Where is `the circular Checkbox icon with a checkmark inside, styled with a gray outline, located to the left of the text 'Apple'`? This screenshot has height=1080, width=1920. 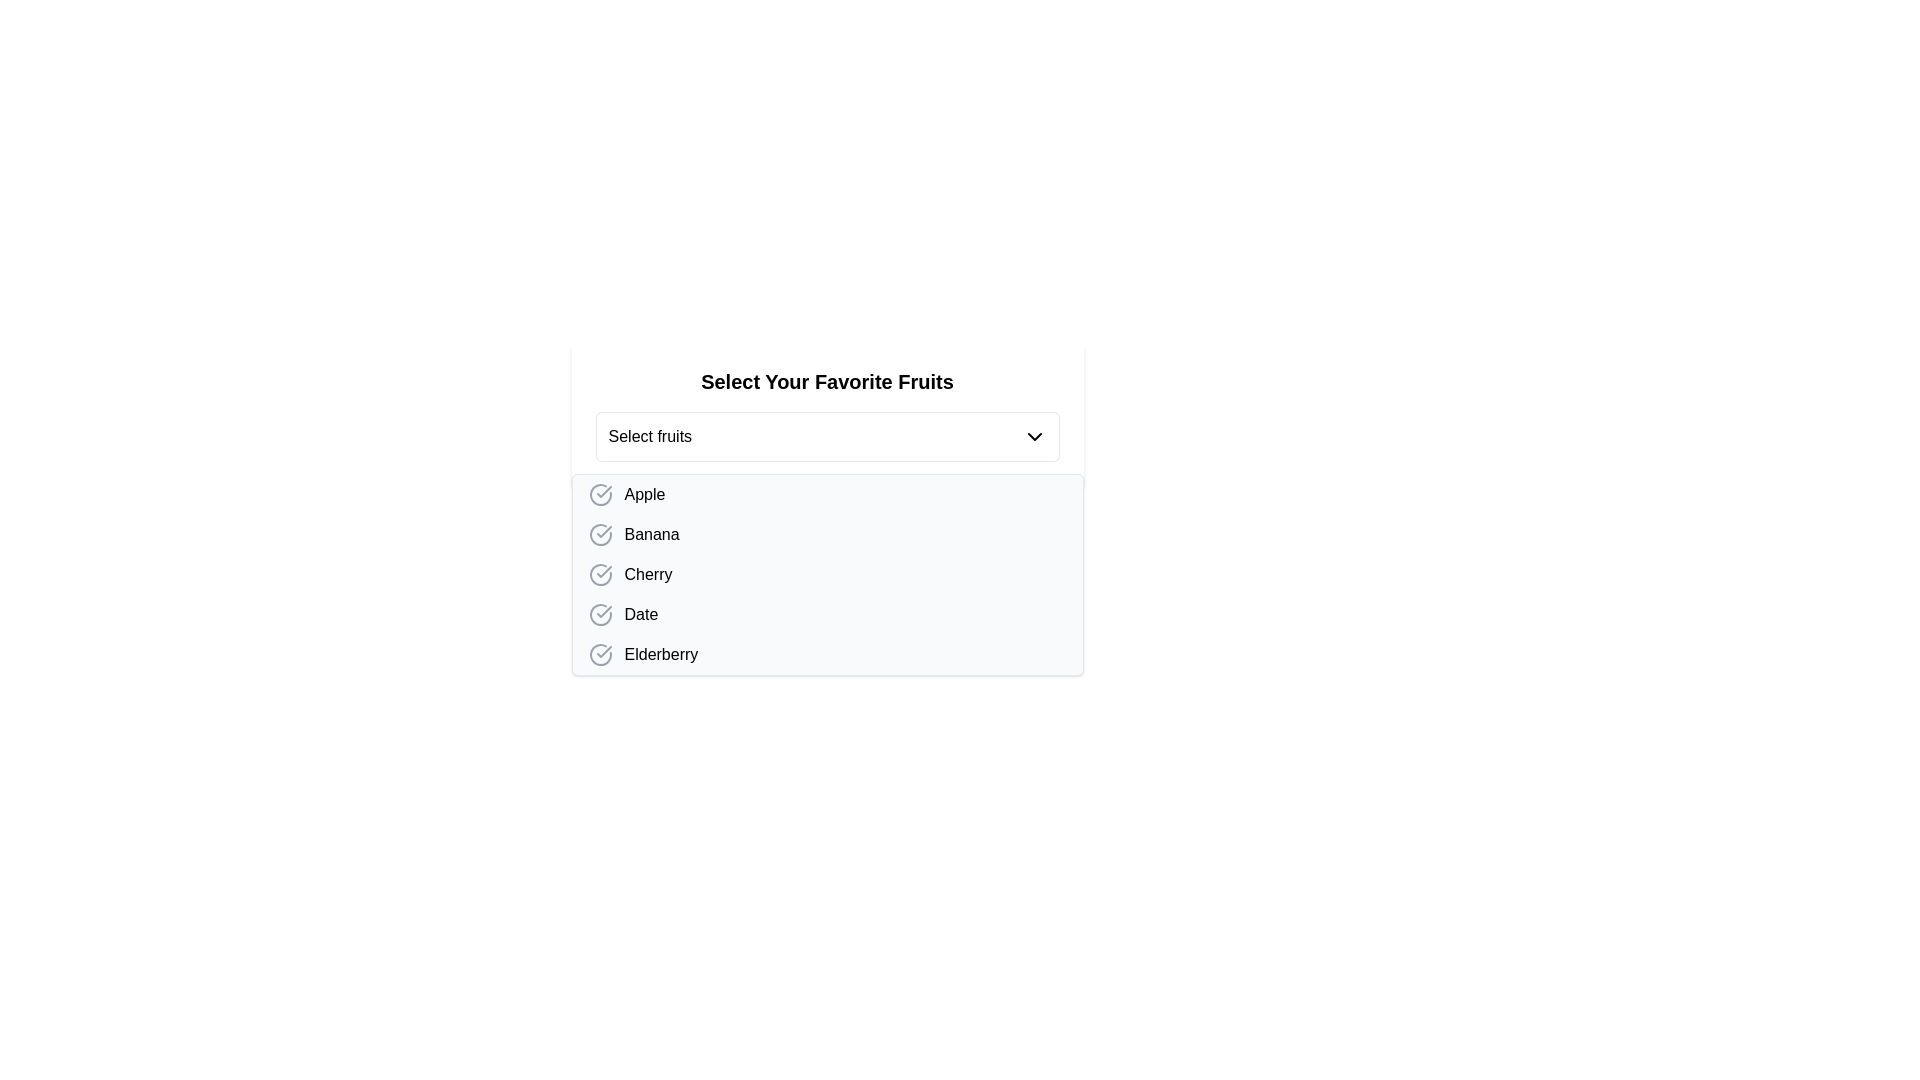 the circular Checkbox icon with a checkmark inside, styled with a gray outline, located to the left of the text 'Apple' is located at coordinates (599, 494).